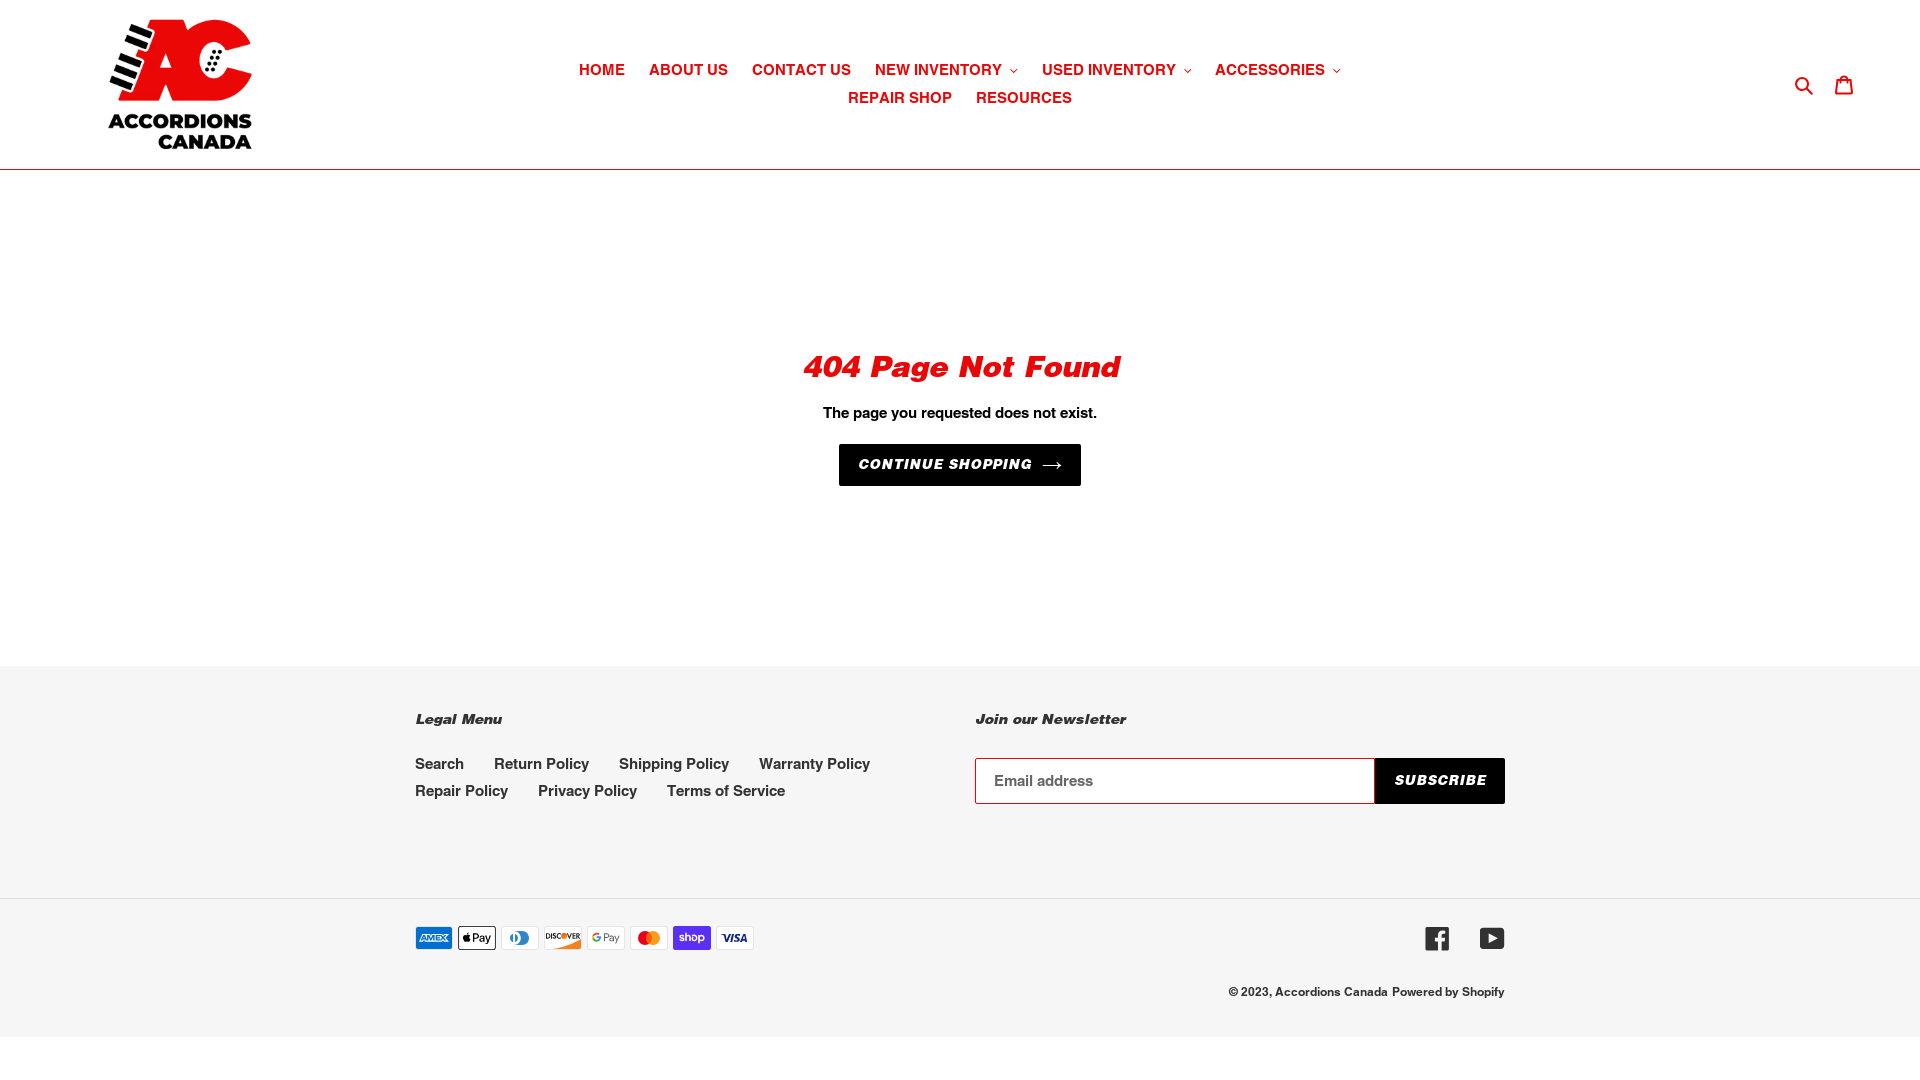 Image resolution: width=1920 pixels, height=1080 pixels. I want to click on 'NEW INVENTORY', so click(945, 69).